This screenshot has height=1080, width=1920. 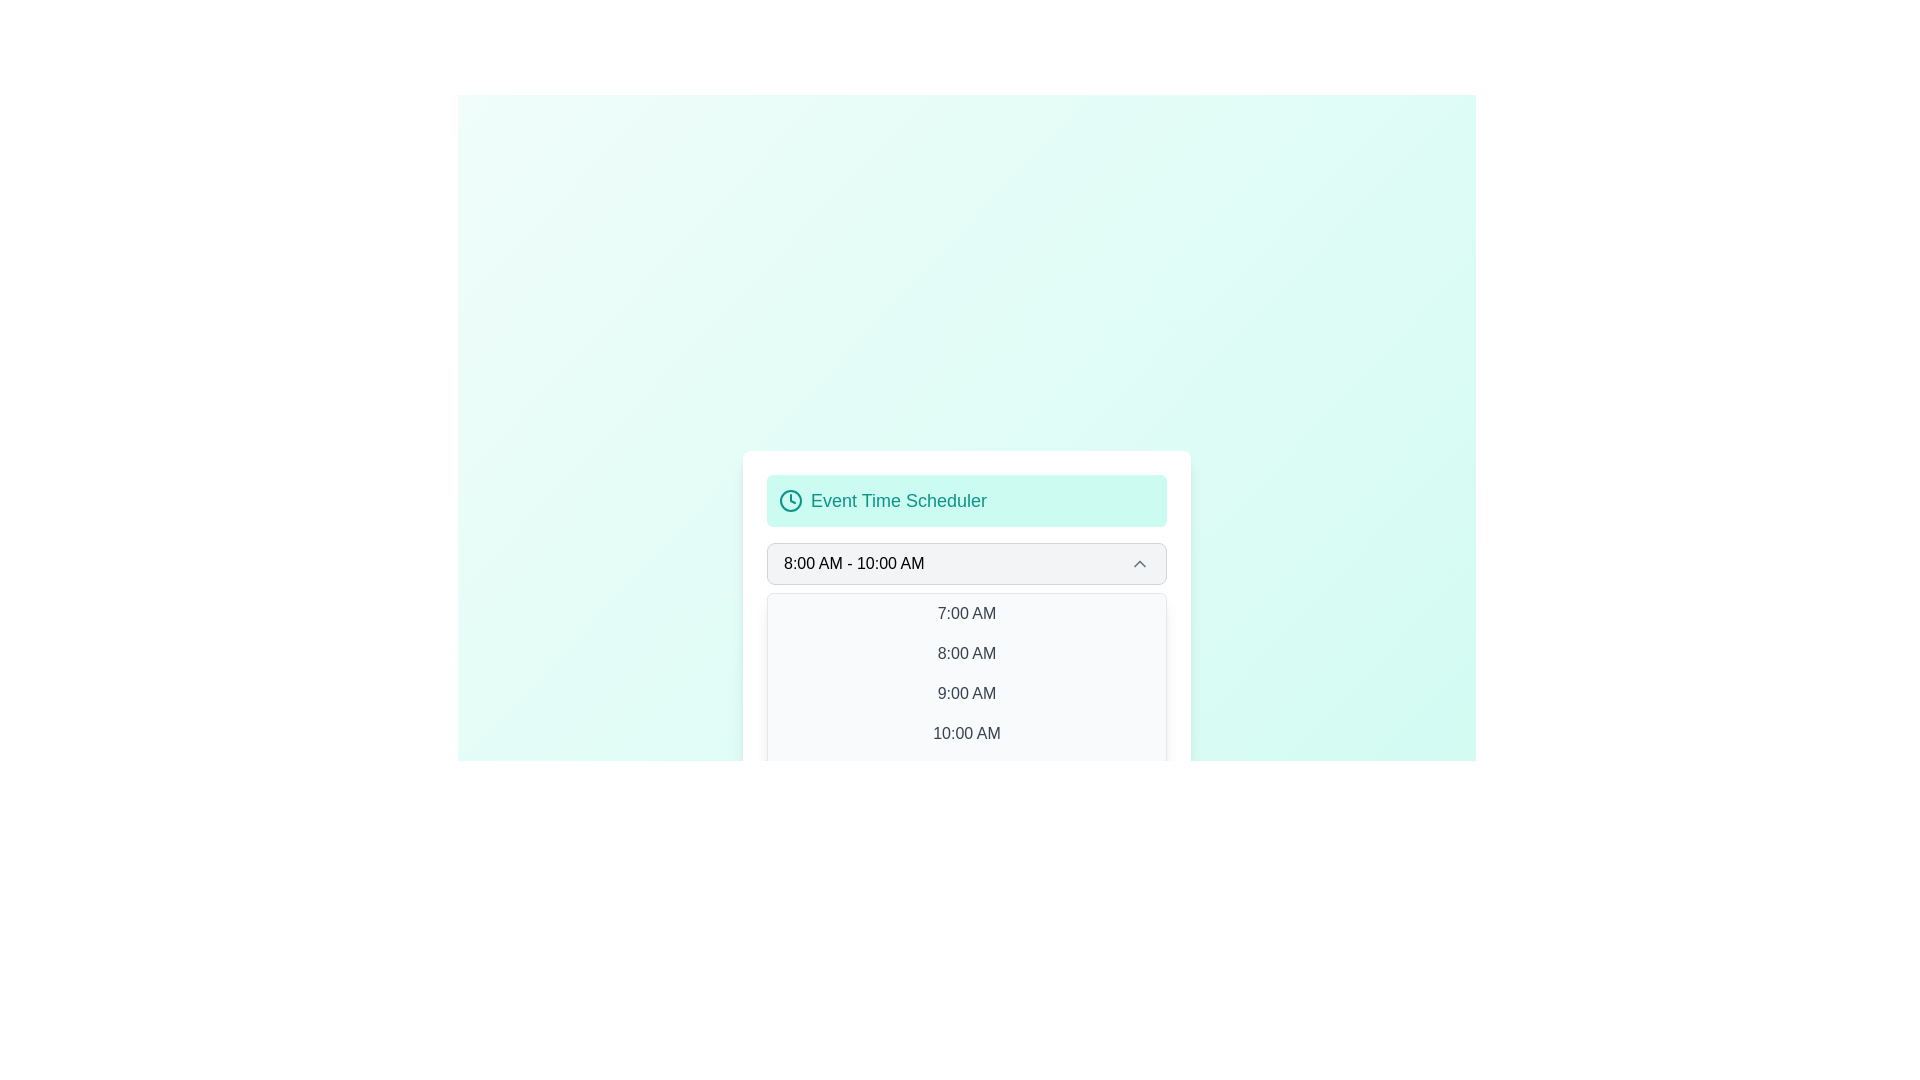 I want to click on the selectable dropdown menu item displaying '8:00 AM' in gray font style, which is the second option in the dropdown list, so click(x=966, y=654).